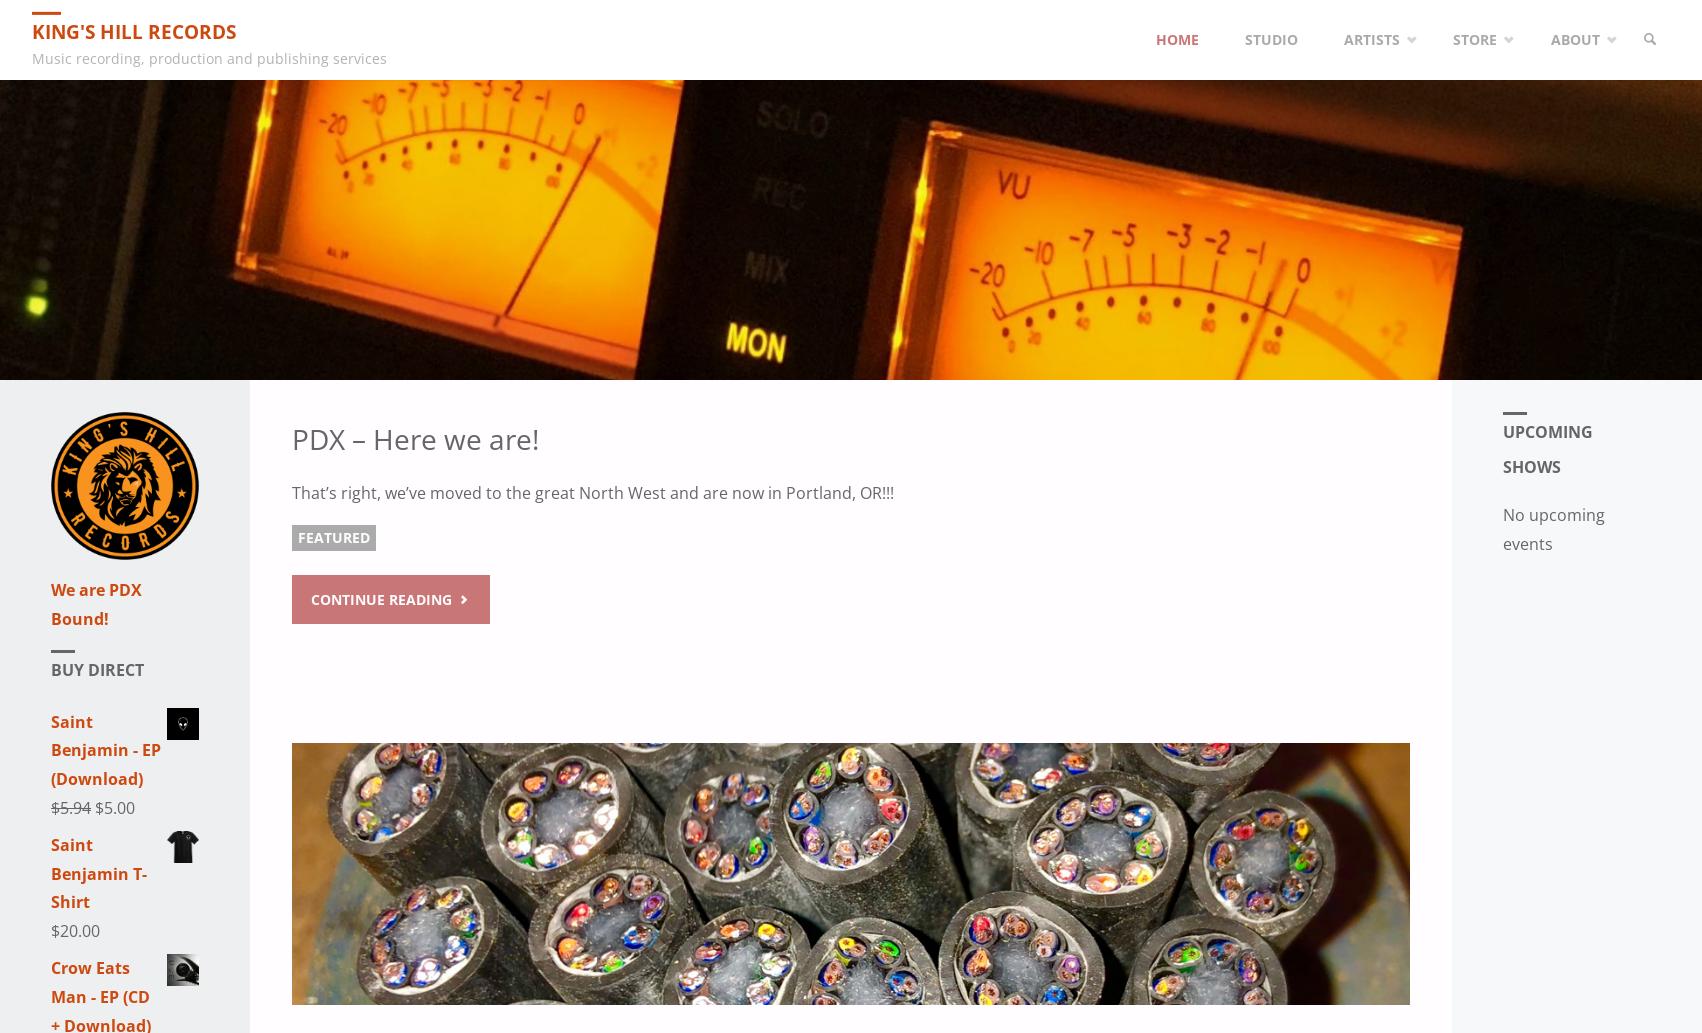  I want to click on '5.94', so click(75, 808).